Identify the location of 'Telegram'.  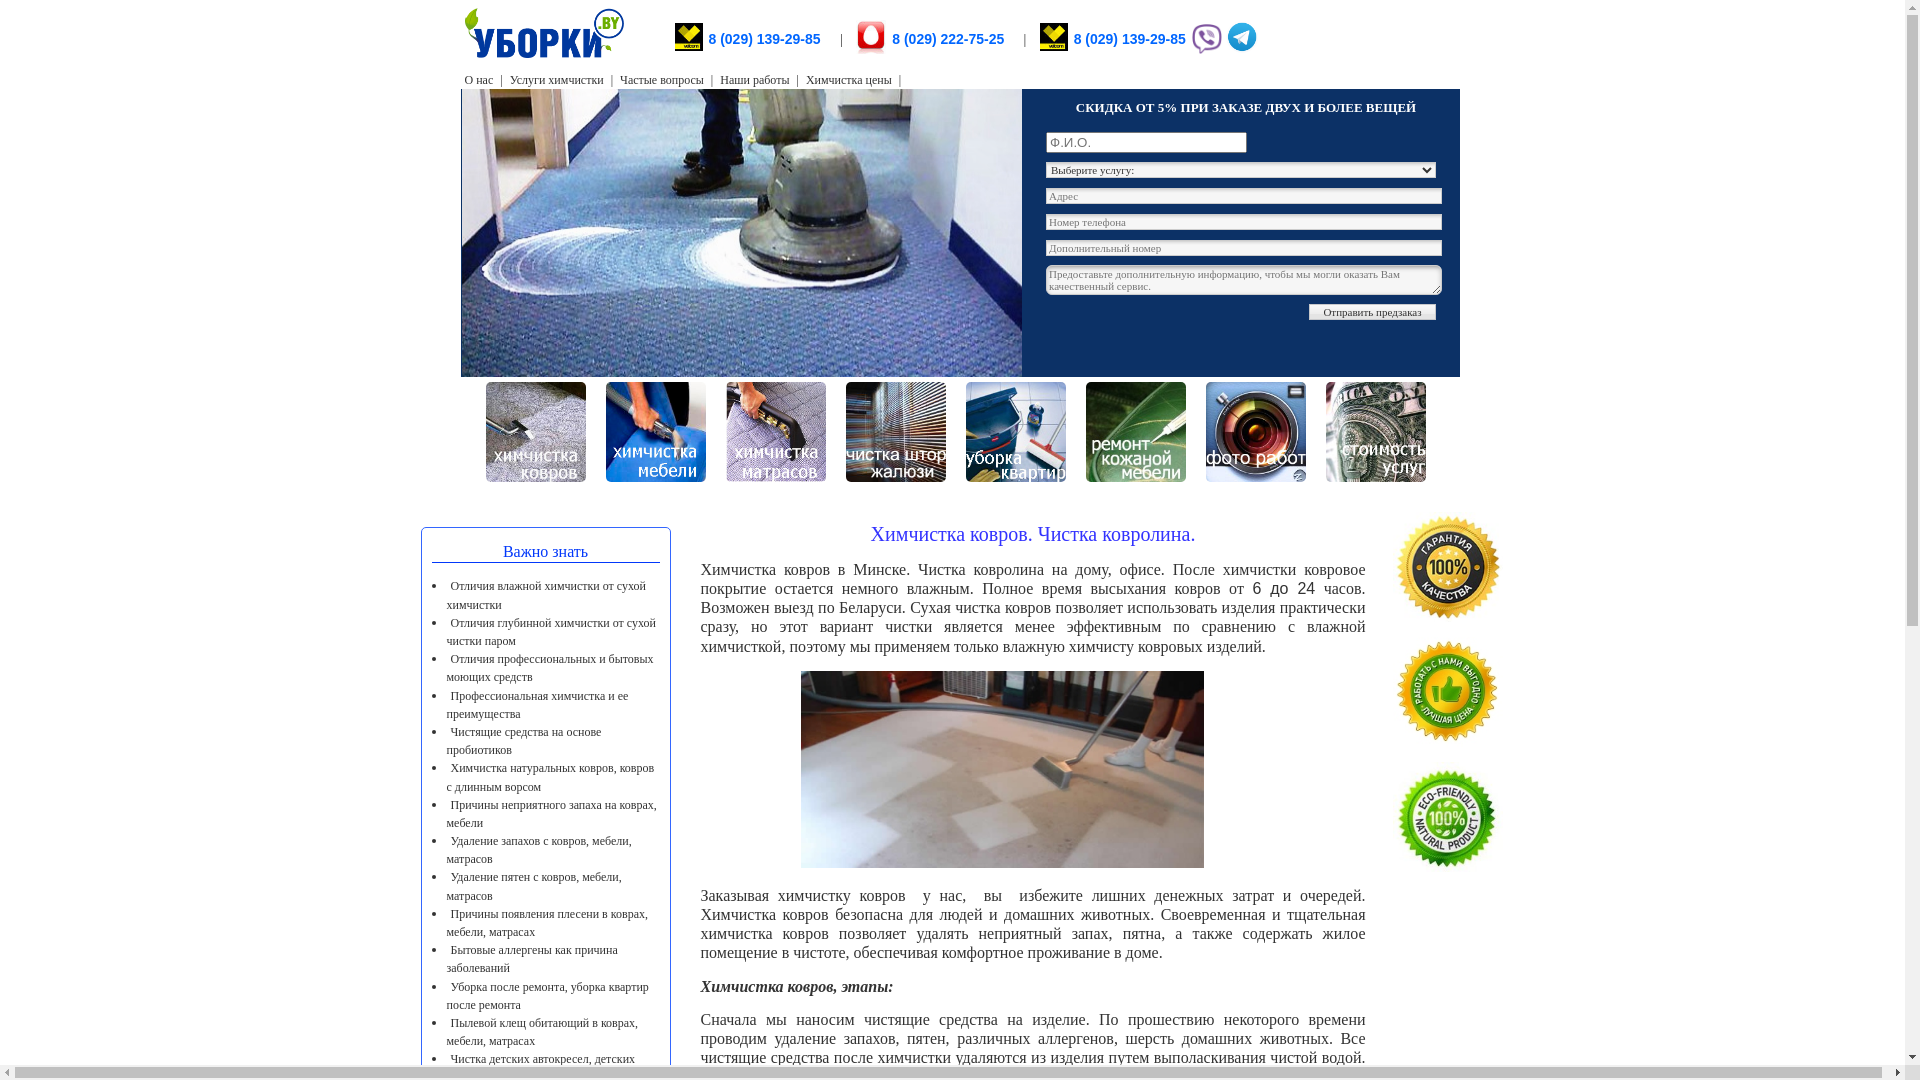
(1241, 49).